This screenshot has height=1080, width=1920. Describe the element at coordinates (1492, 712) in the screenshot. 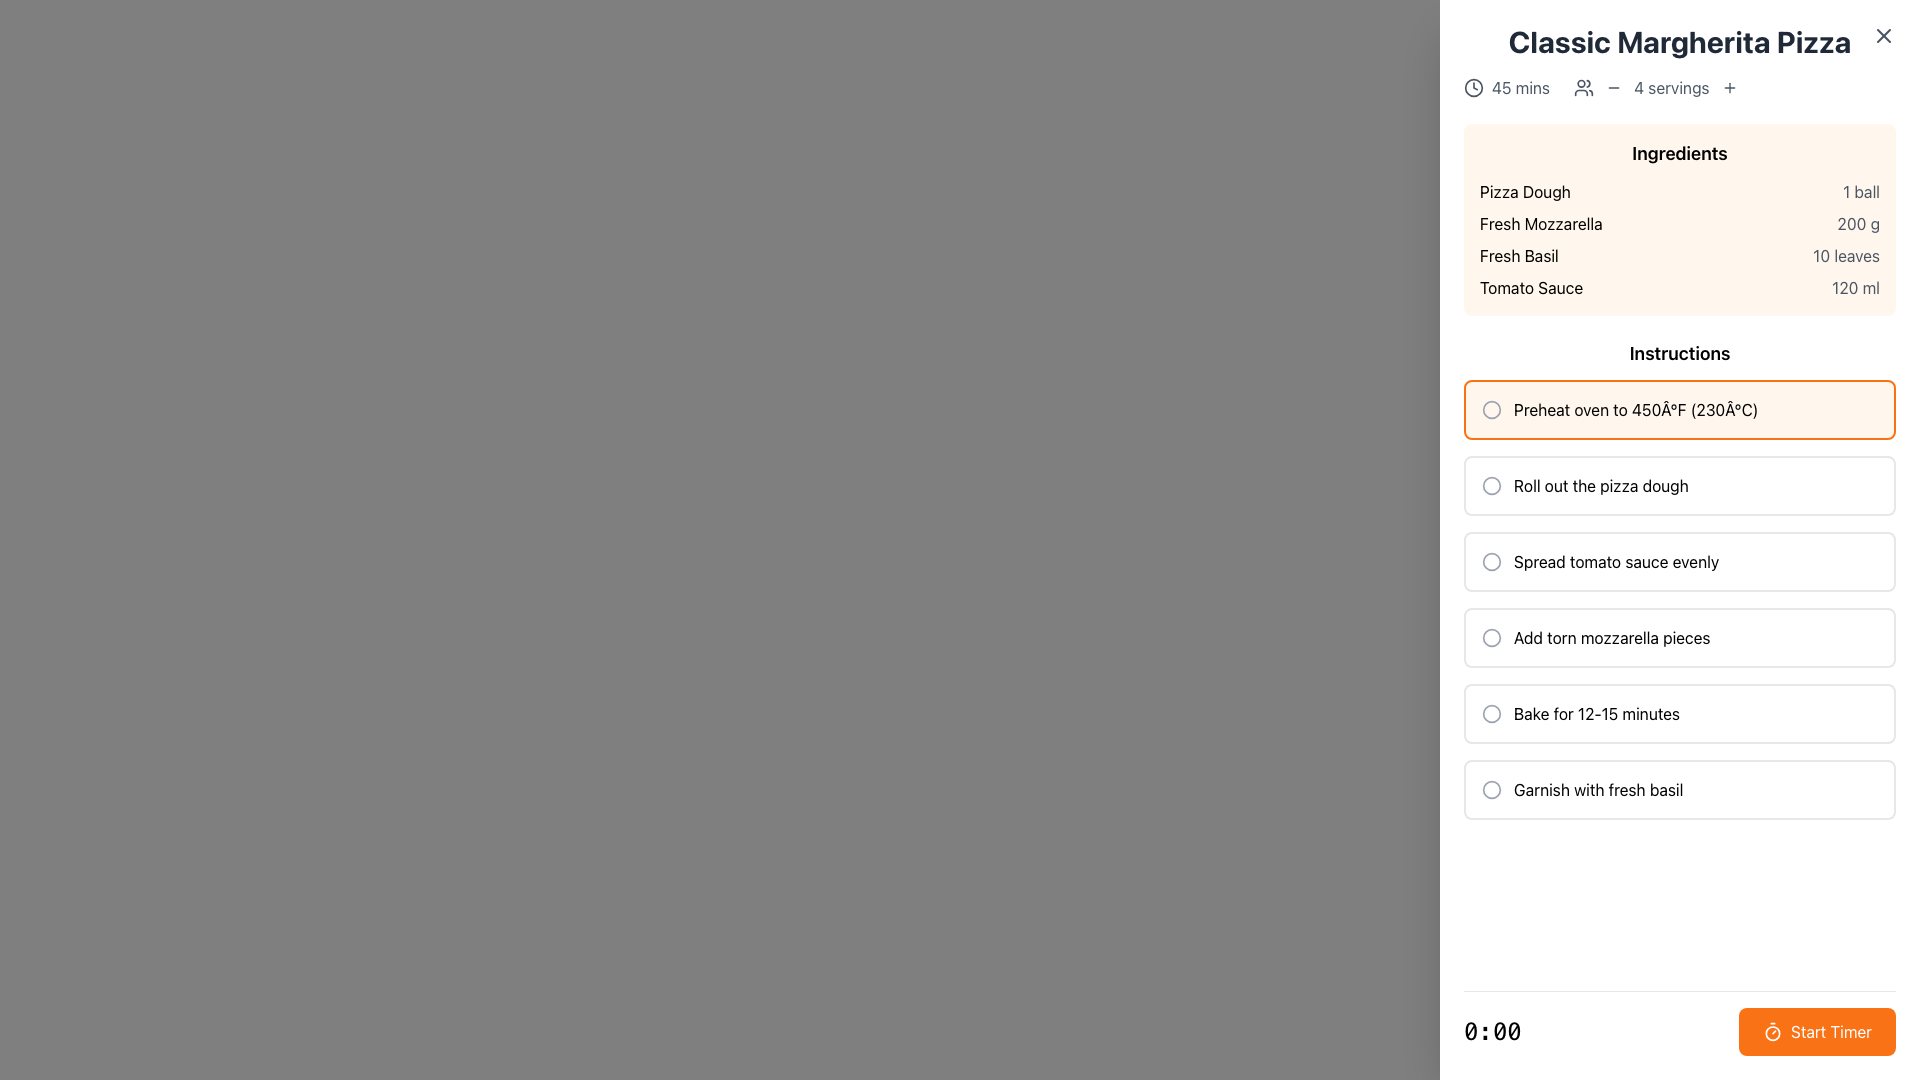

I see `the circular outline icon located` at that location.